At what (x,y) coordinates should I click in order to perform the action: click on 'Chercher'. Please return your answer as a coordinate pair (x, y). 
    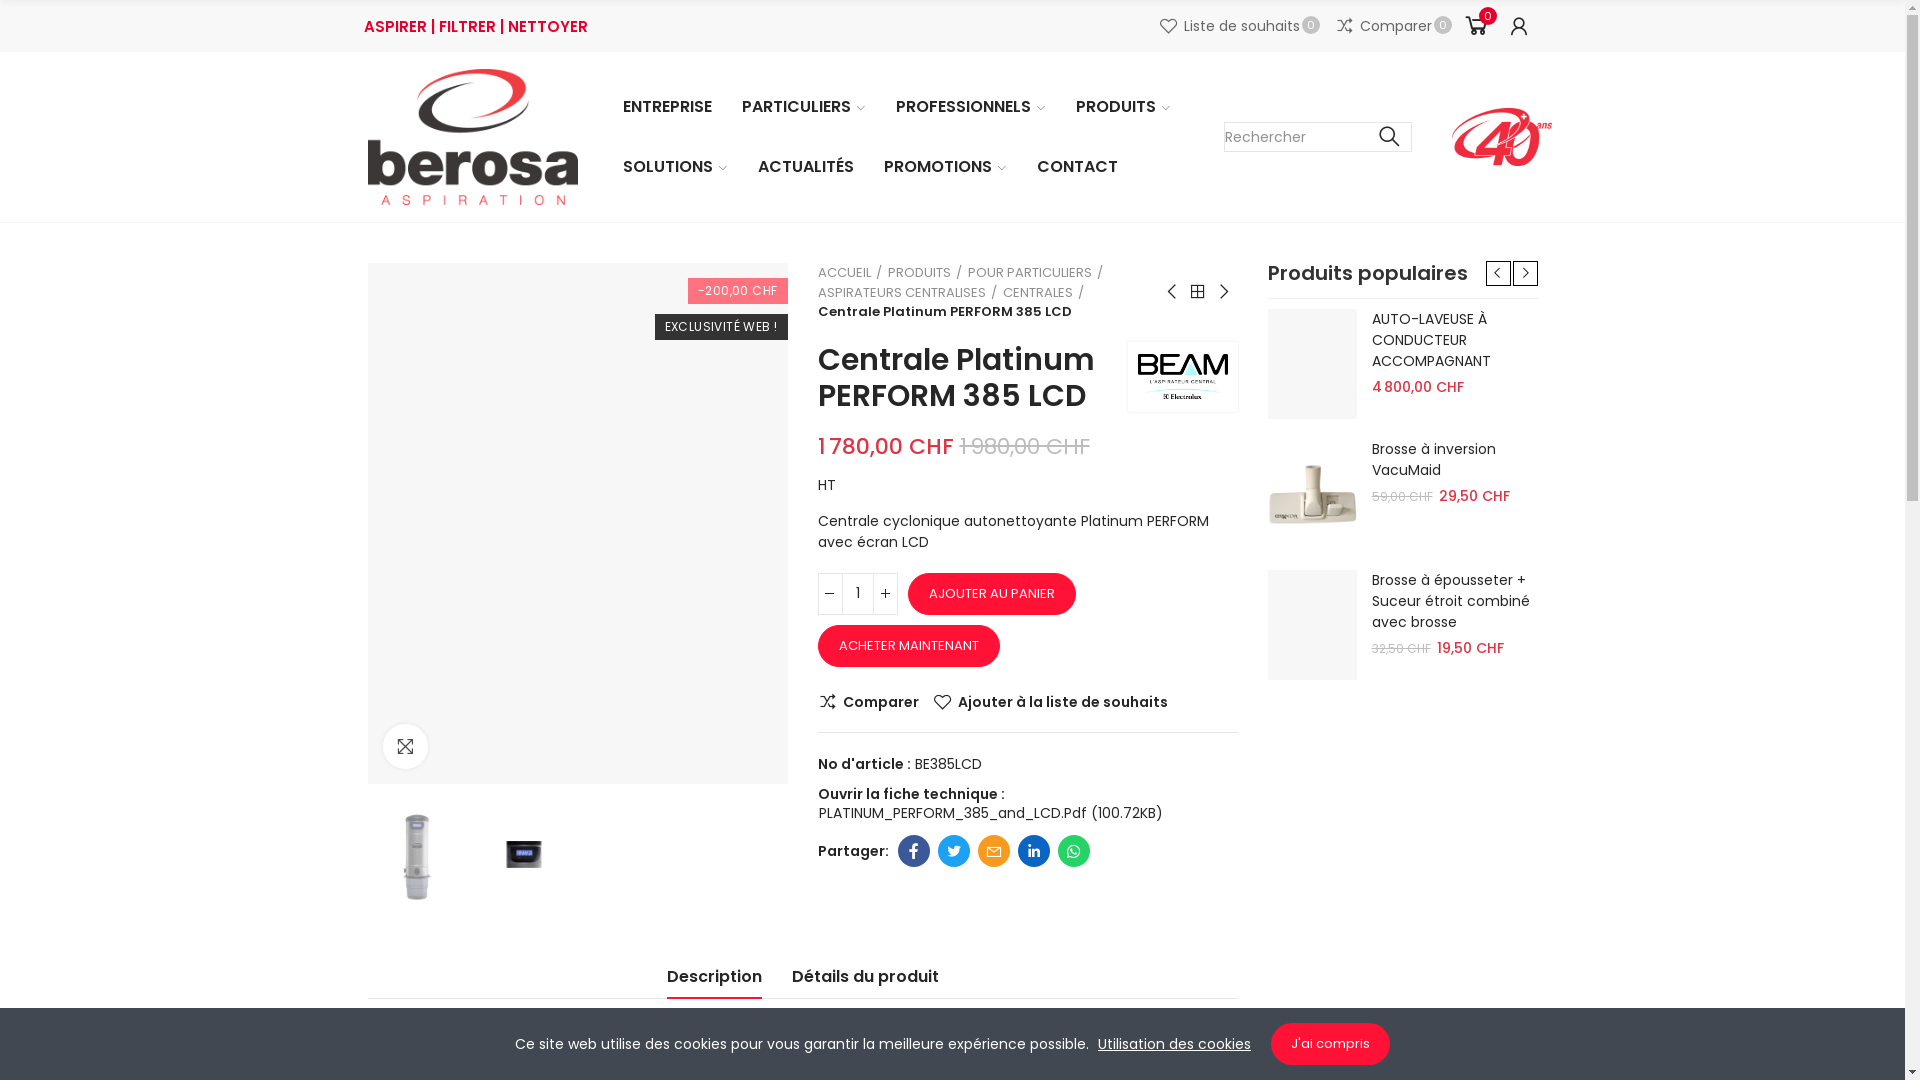
    Looking at the image, I should click on (1388, 136).